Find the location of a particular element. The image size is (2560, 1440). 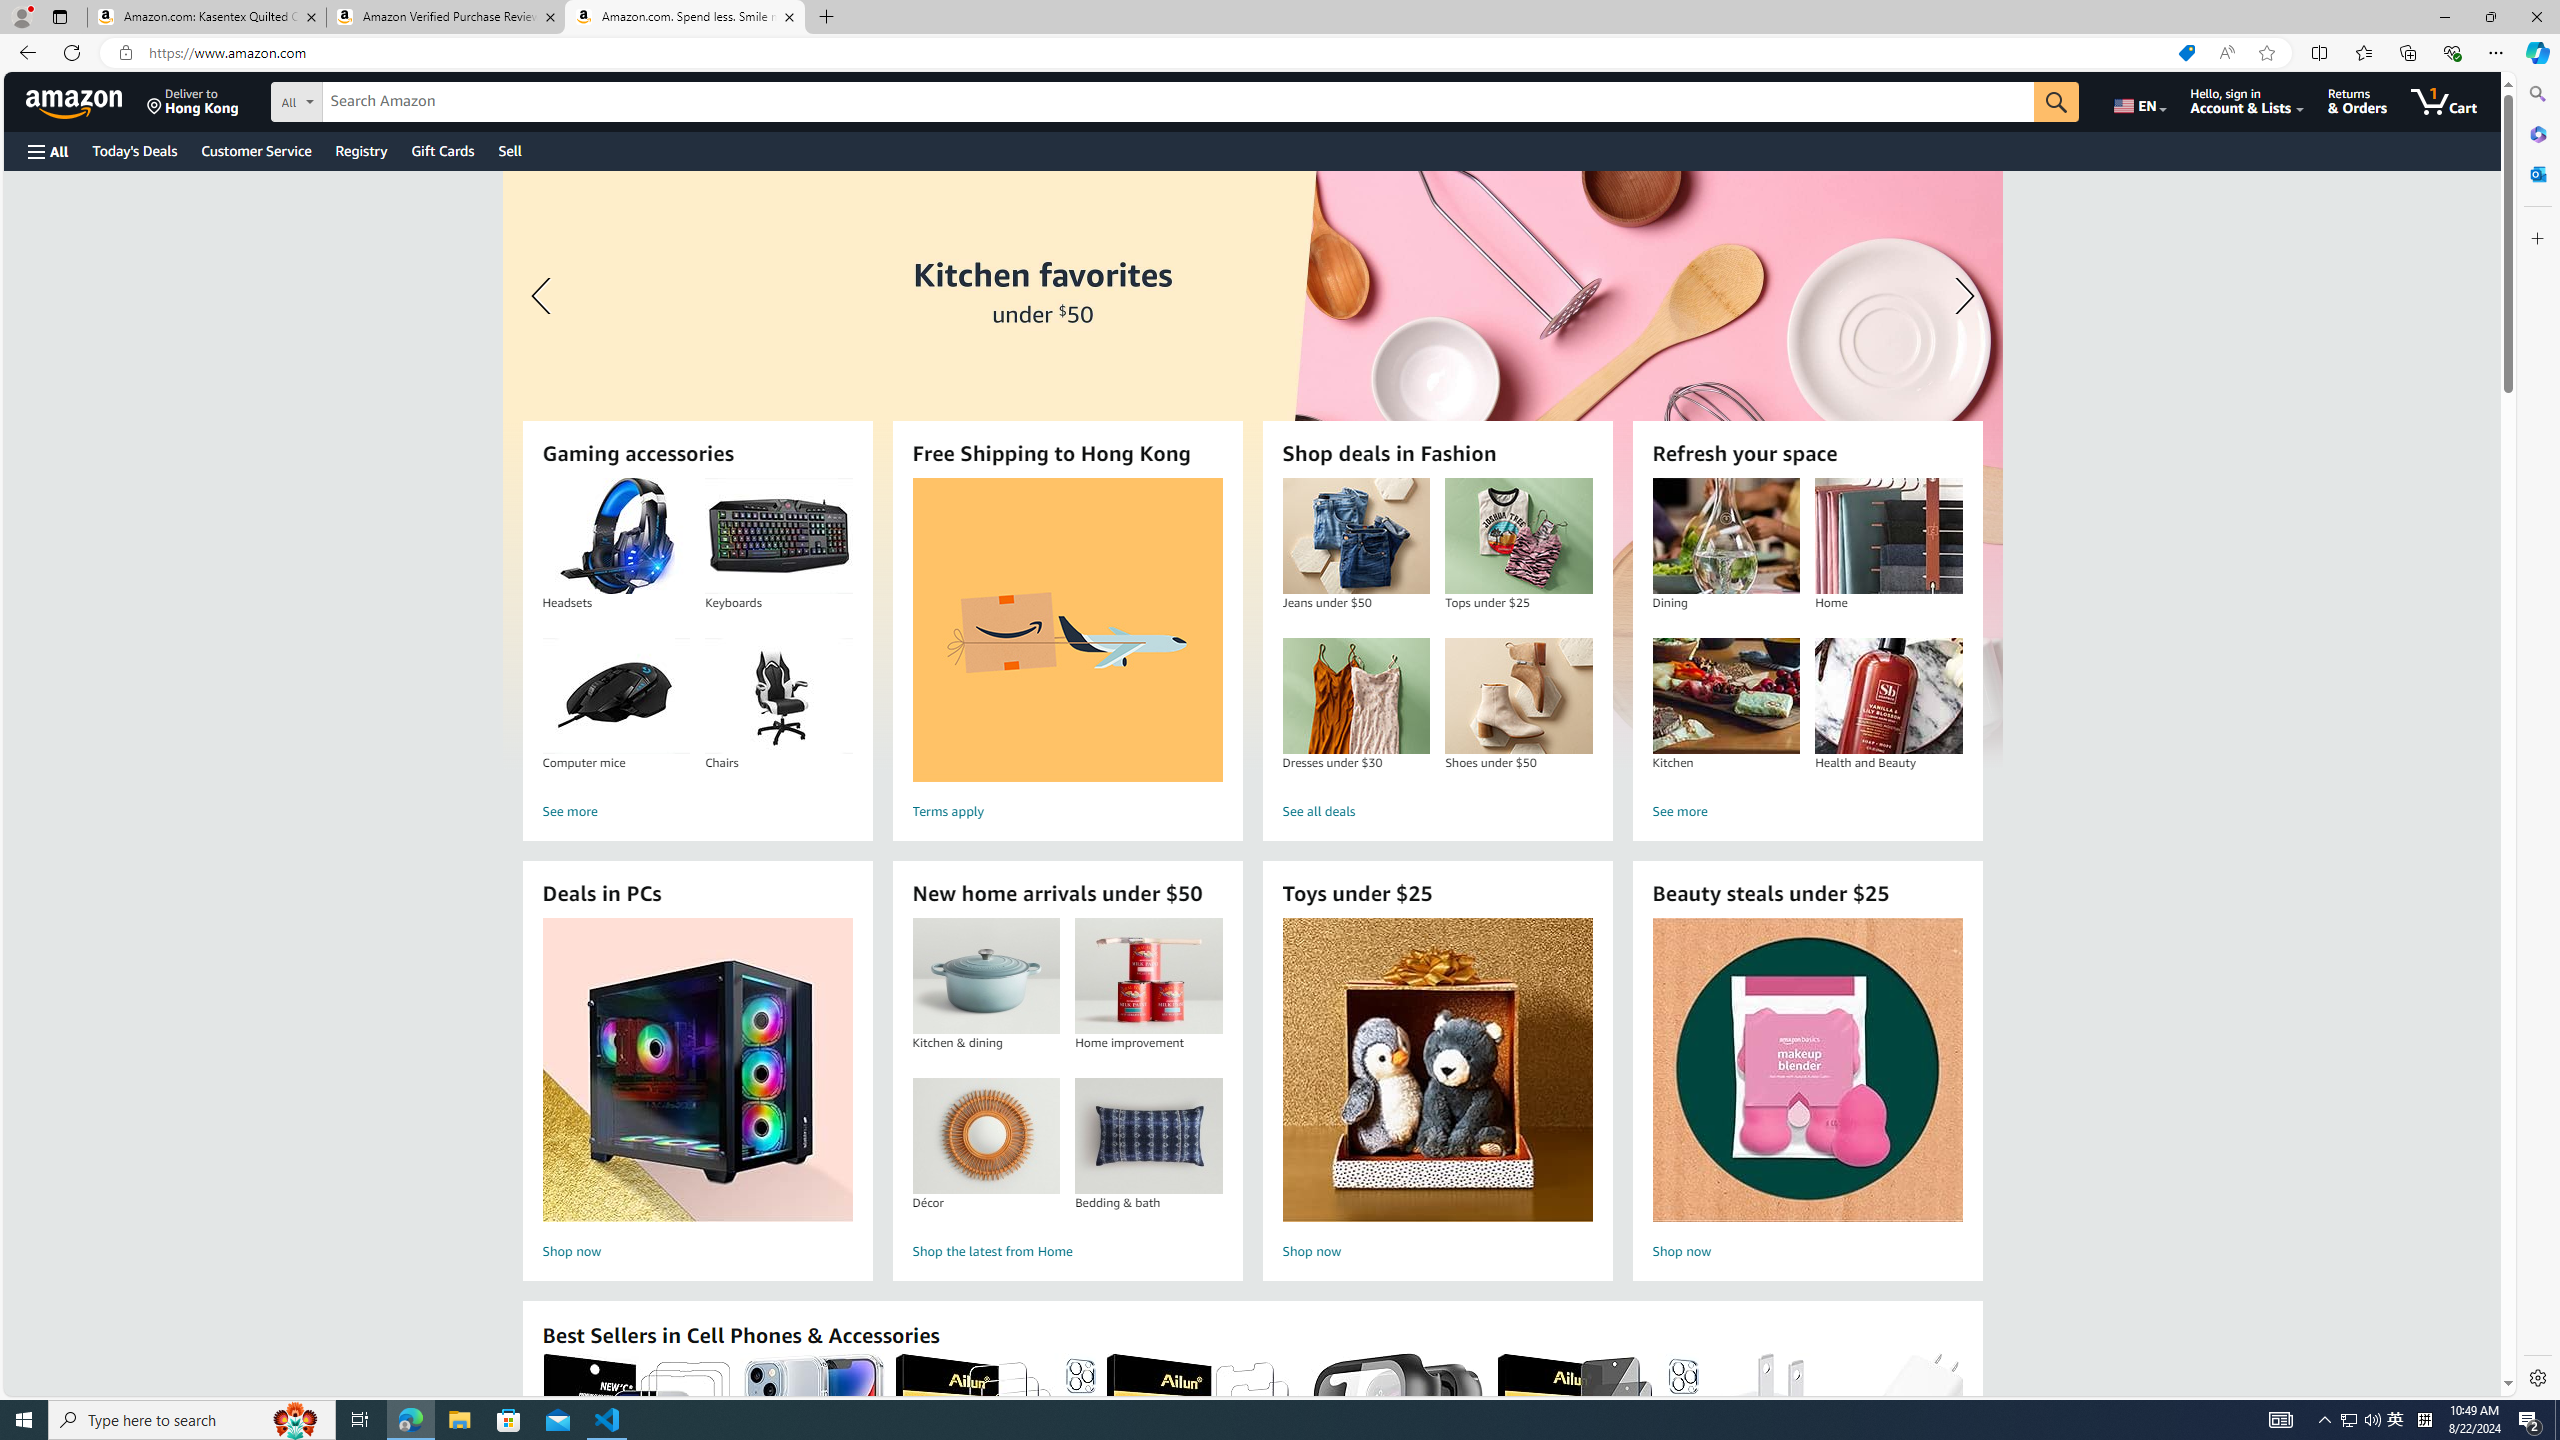

'Health and Beauty' is located at coordinates (1888, 696).